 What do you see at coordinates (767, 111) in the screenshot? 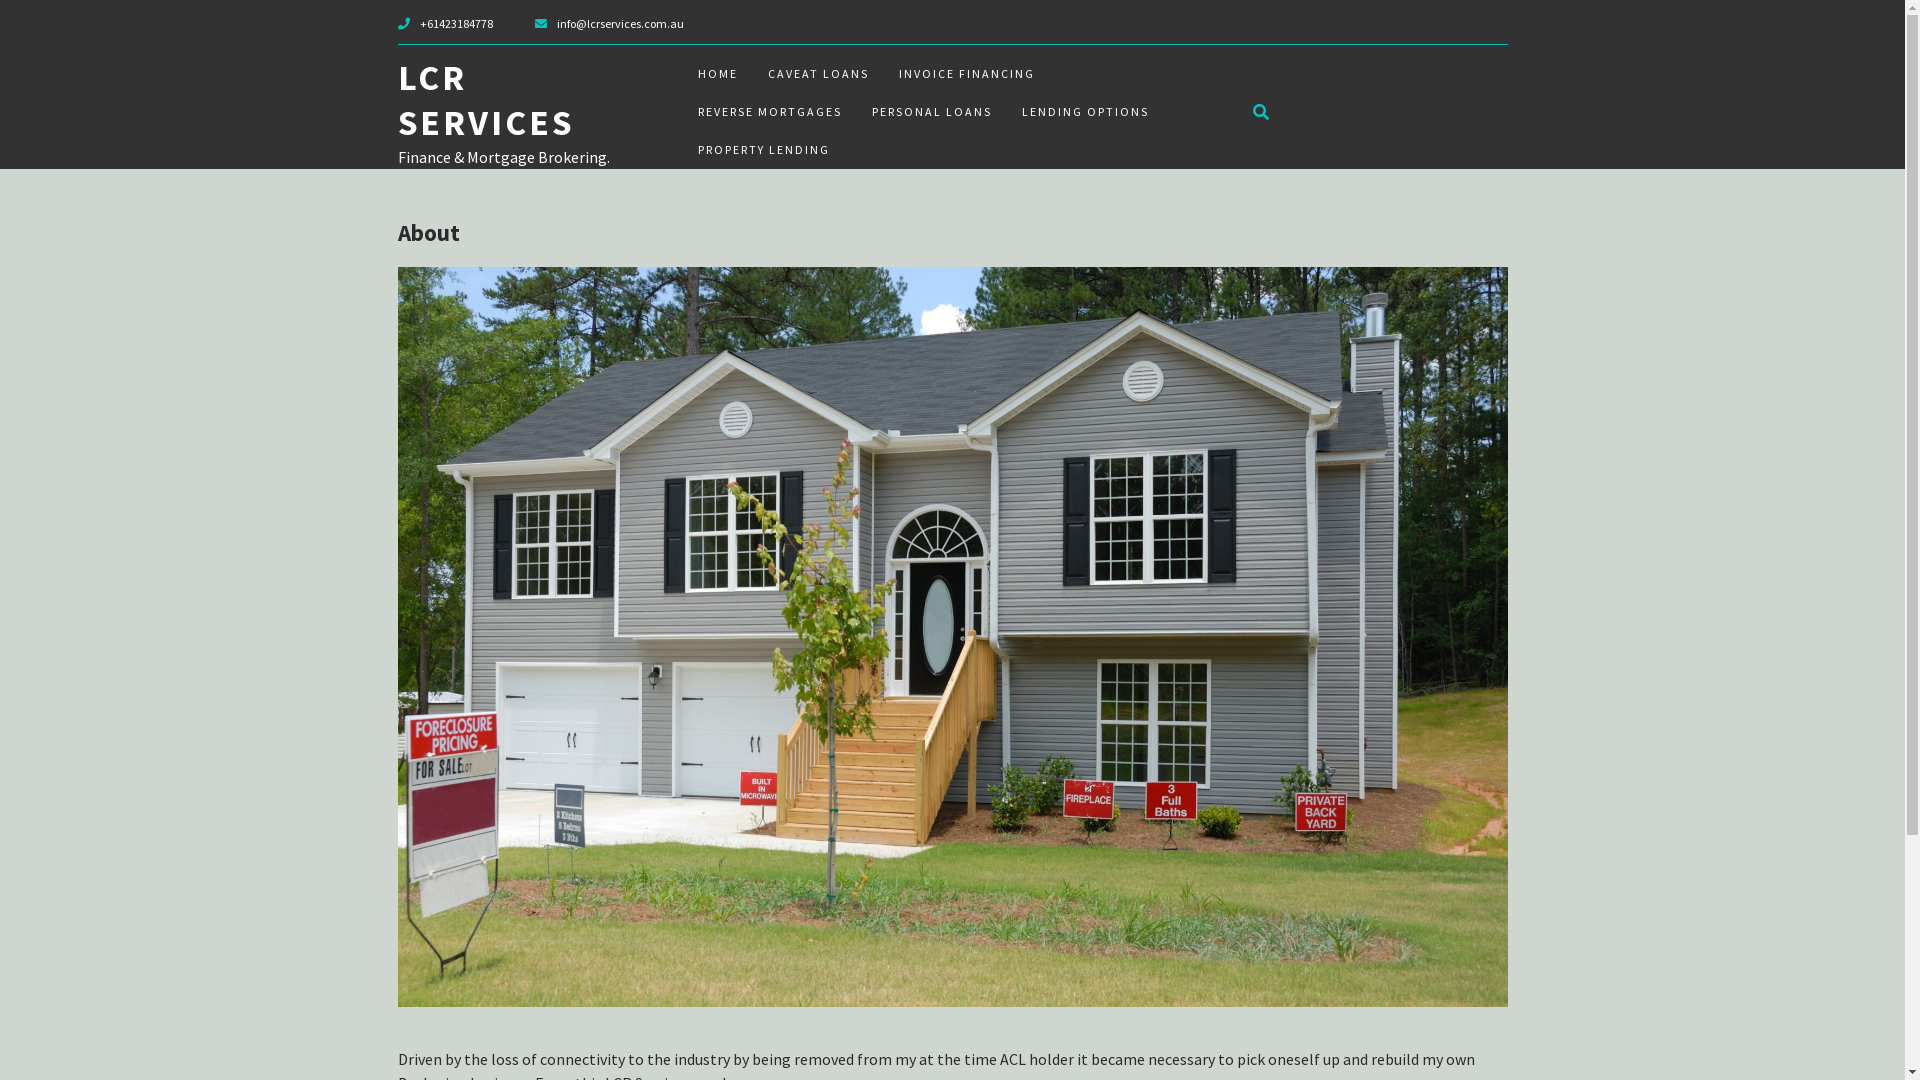
I see `'REVERSE MORTGAGES'` at bounding box center [767, 111].